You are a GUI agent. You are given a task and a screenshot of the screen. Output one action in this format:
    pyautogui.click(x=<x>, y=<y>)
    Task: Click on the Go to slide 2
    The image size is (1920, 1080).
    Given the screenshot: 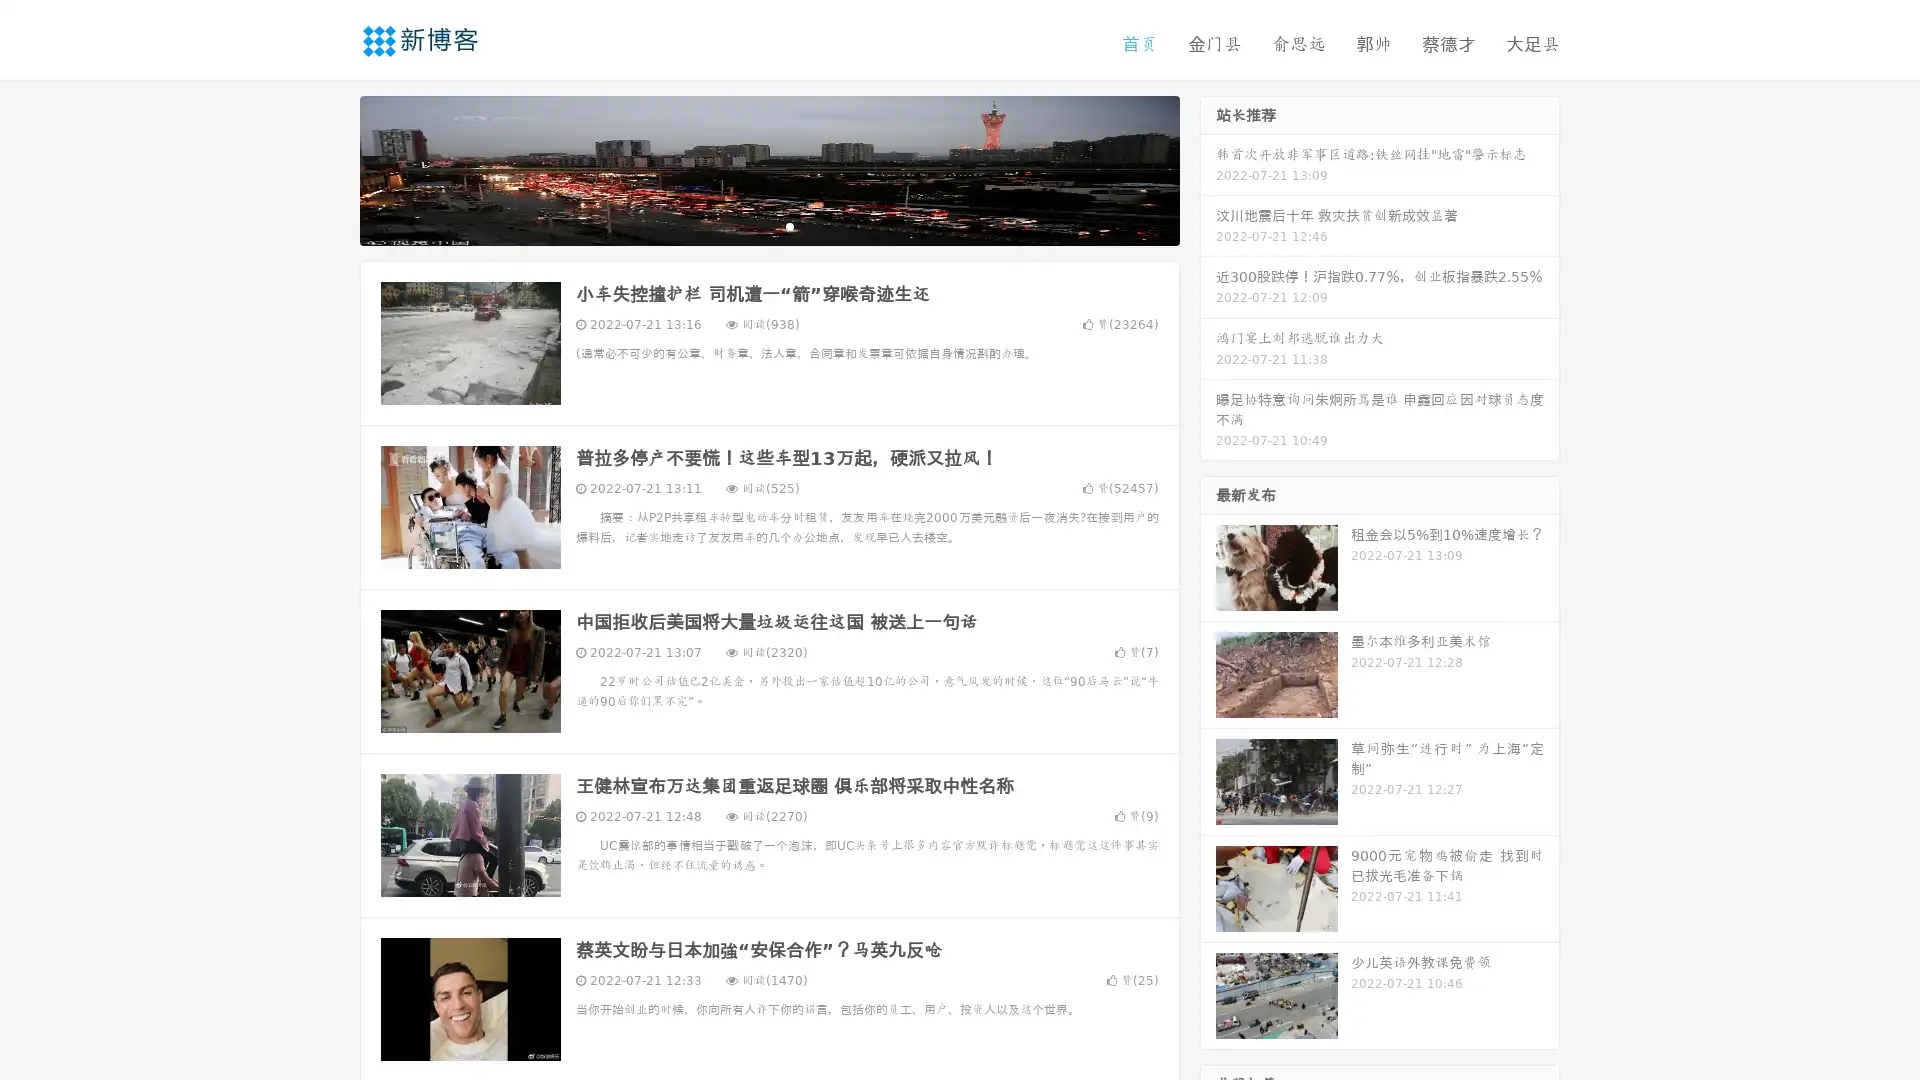 What is the action you would take?
    pyautogui.click(x=768, y=225)
    